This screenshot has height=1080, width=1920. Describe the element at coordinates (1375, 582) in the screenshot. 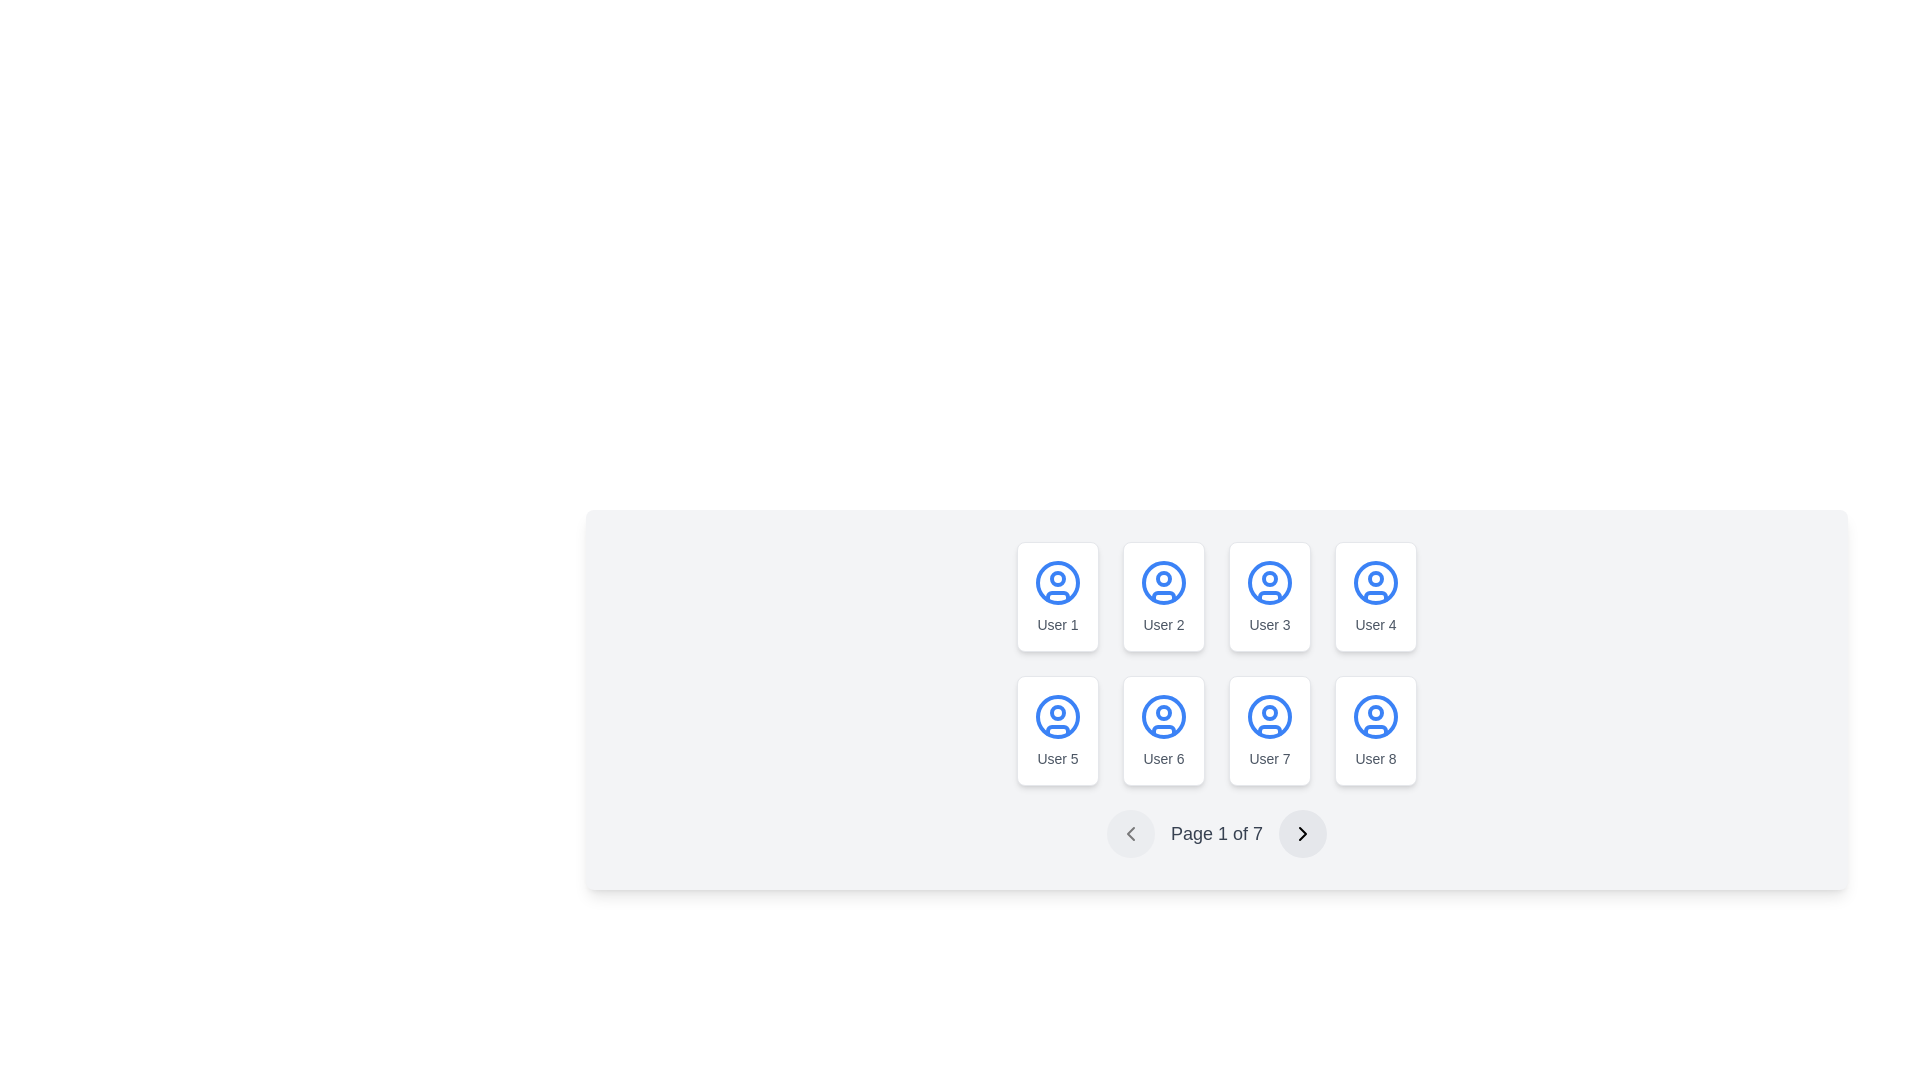

I see `the SVG circle representing the user avatar icon for 'User 4', located in the second column of the second row of user icons` at that location.